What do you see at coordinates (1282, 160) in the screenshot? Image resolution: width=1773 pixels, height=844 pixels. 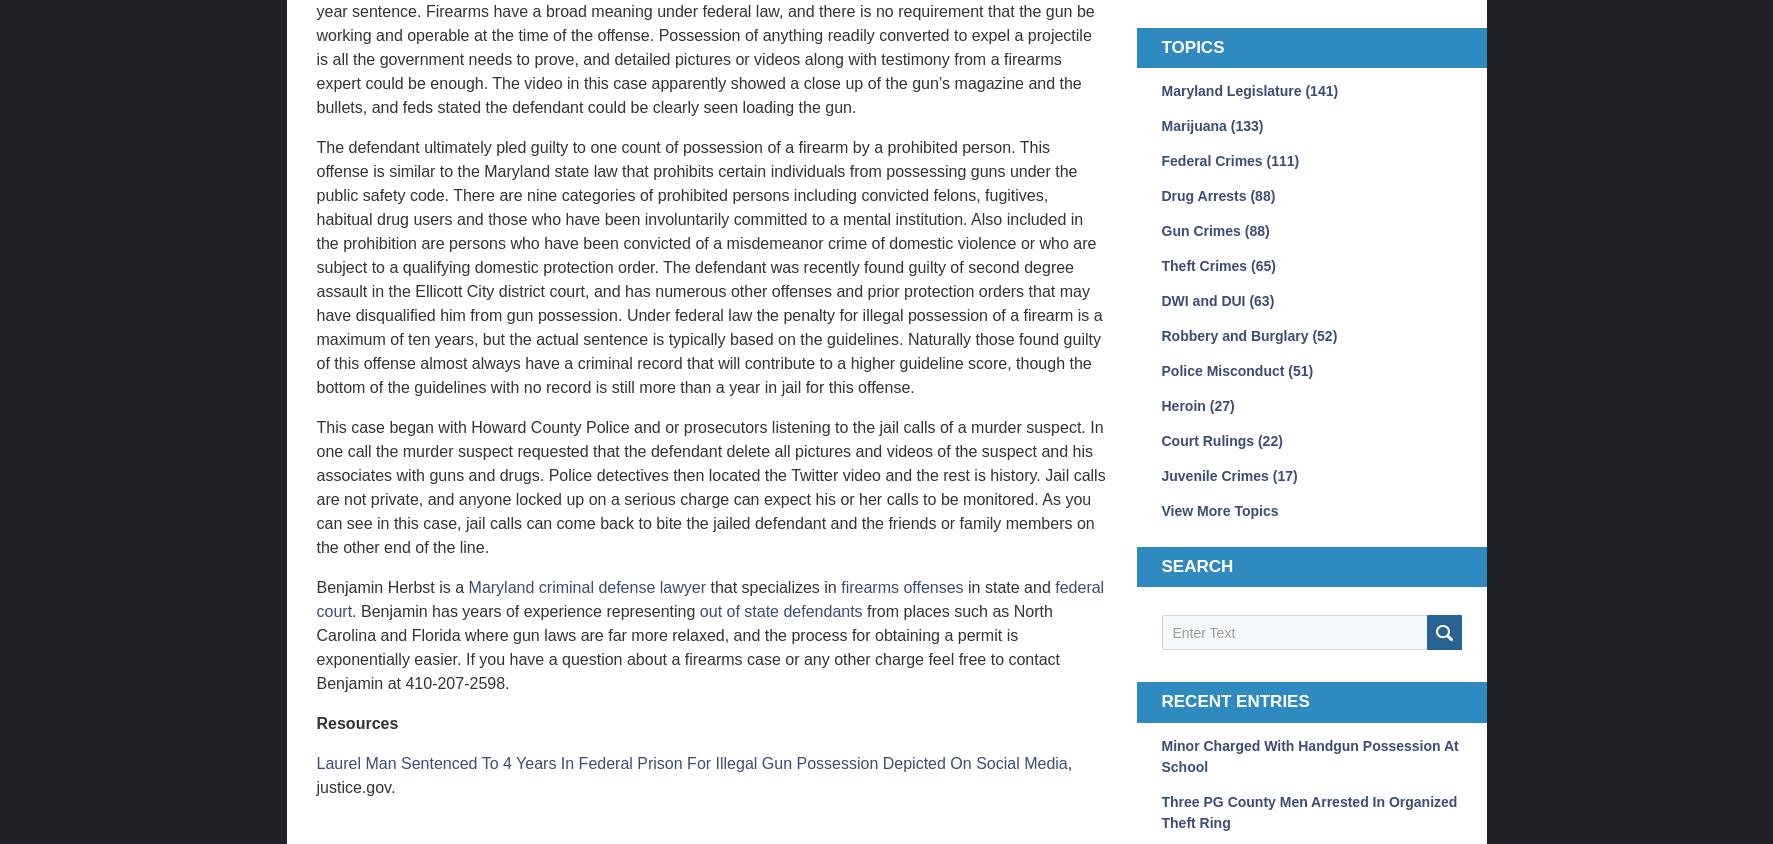 I see `'(111)'` at bounding box center [1282, 160].